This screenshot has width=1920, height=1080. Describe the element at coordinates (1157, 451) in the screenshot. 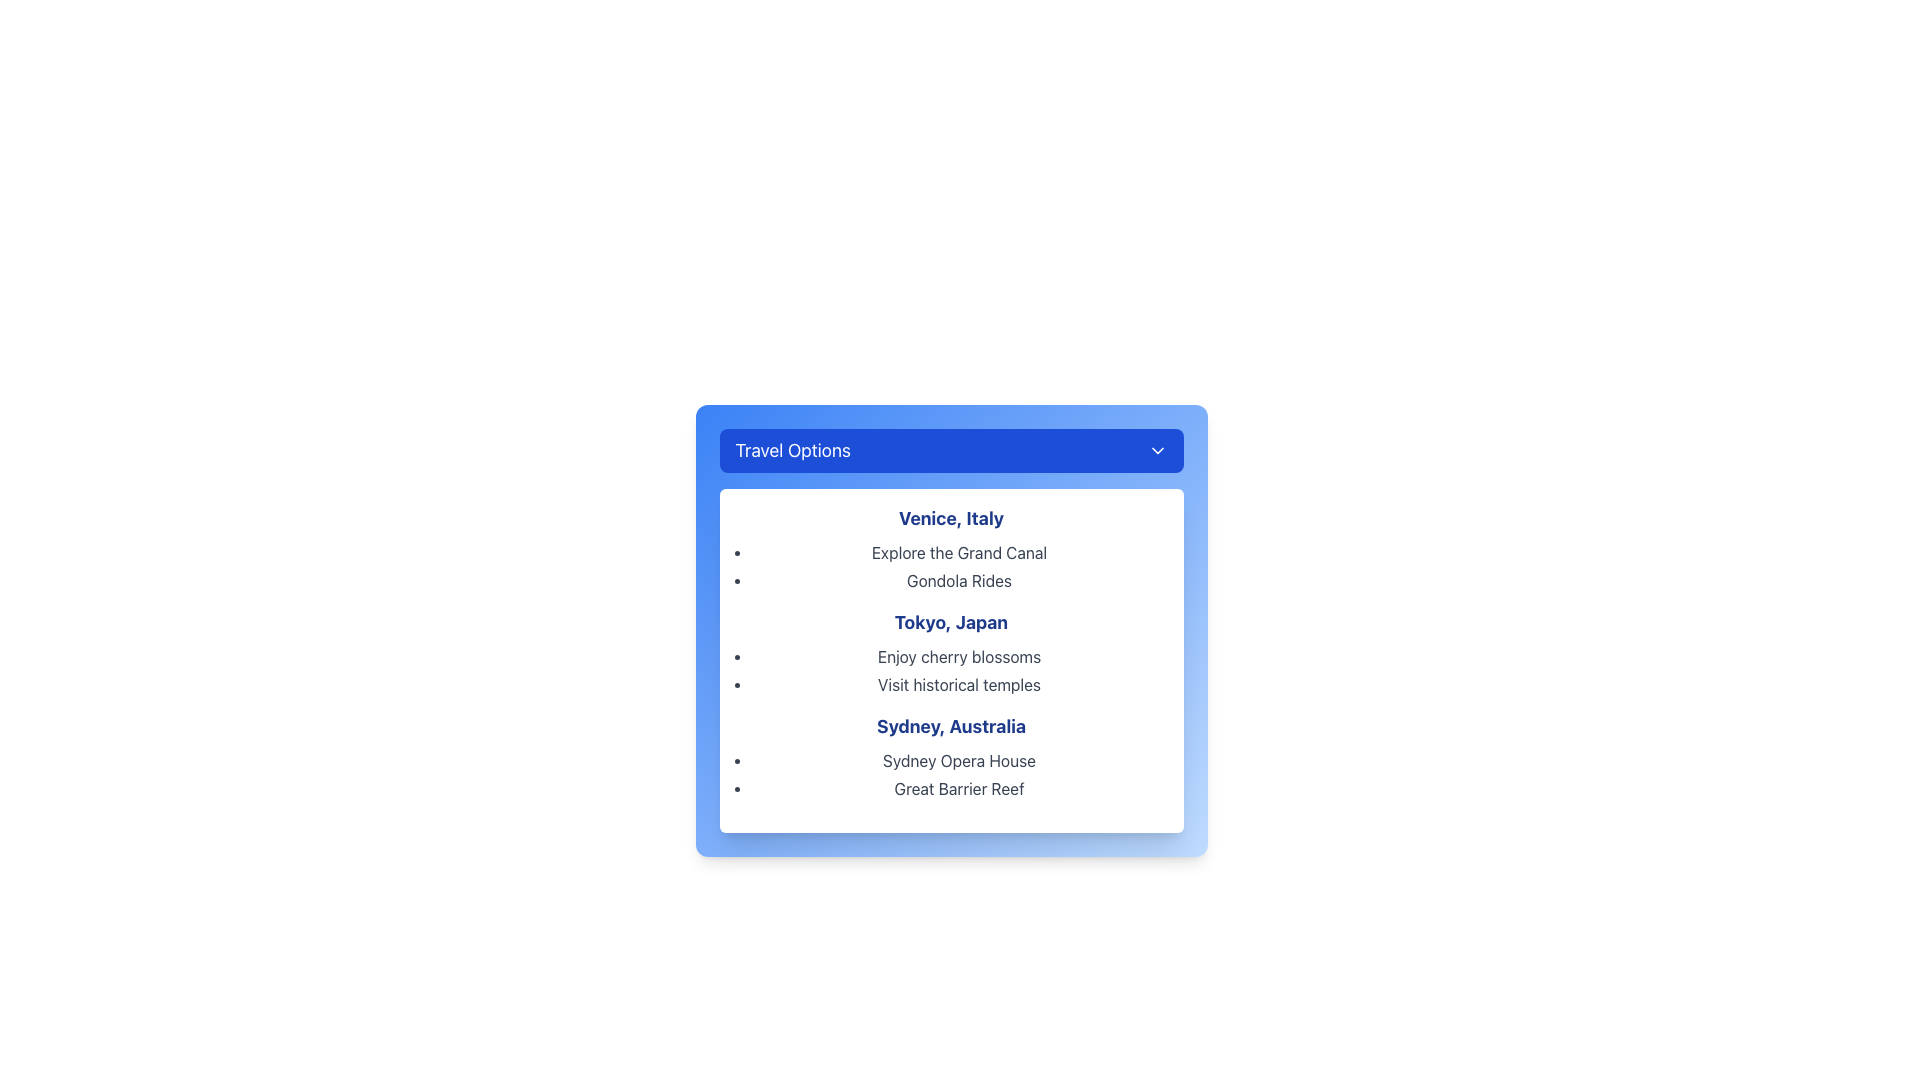

I see `the dropdown icon next to the 'Travel Options' button` at that location.